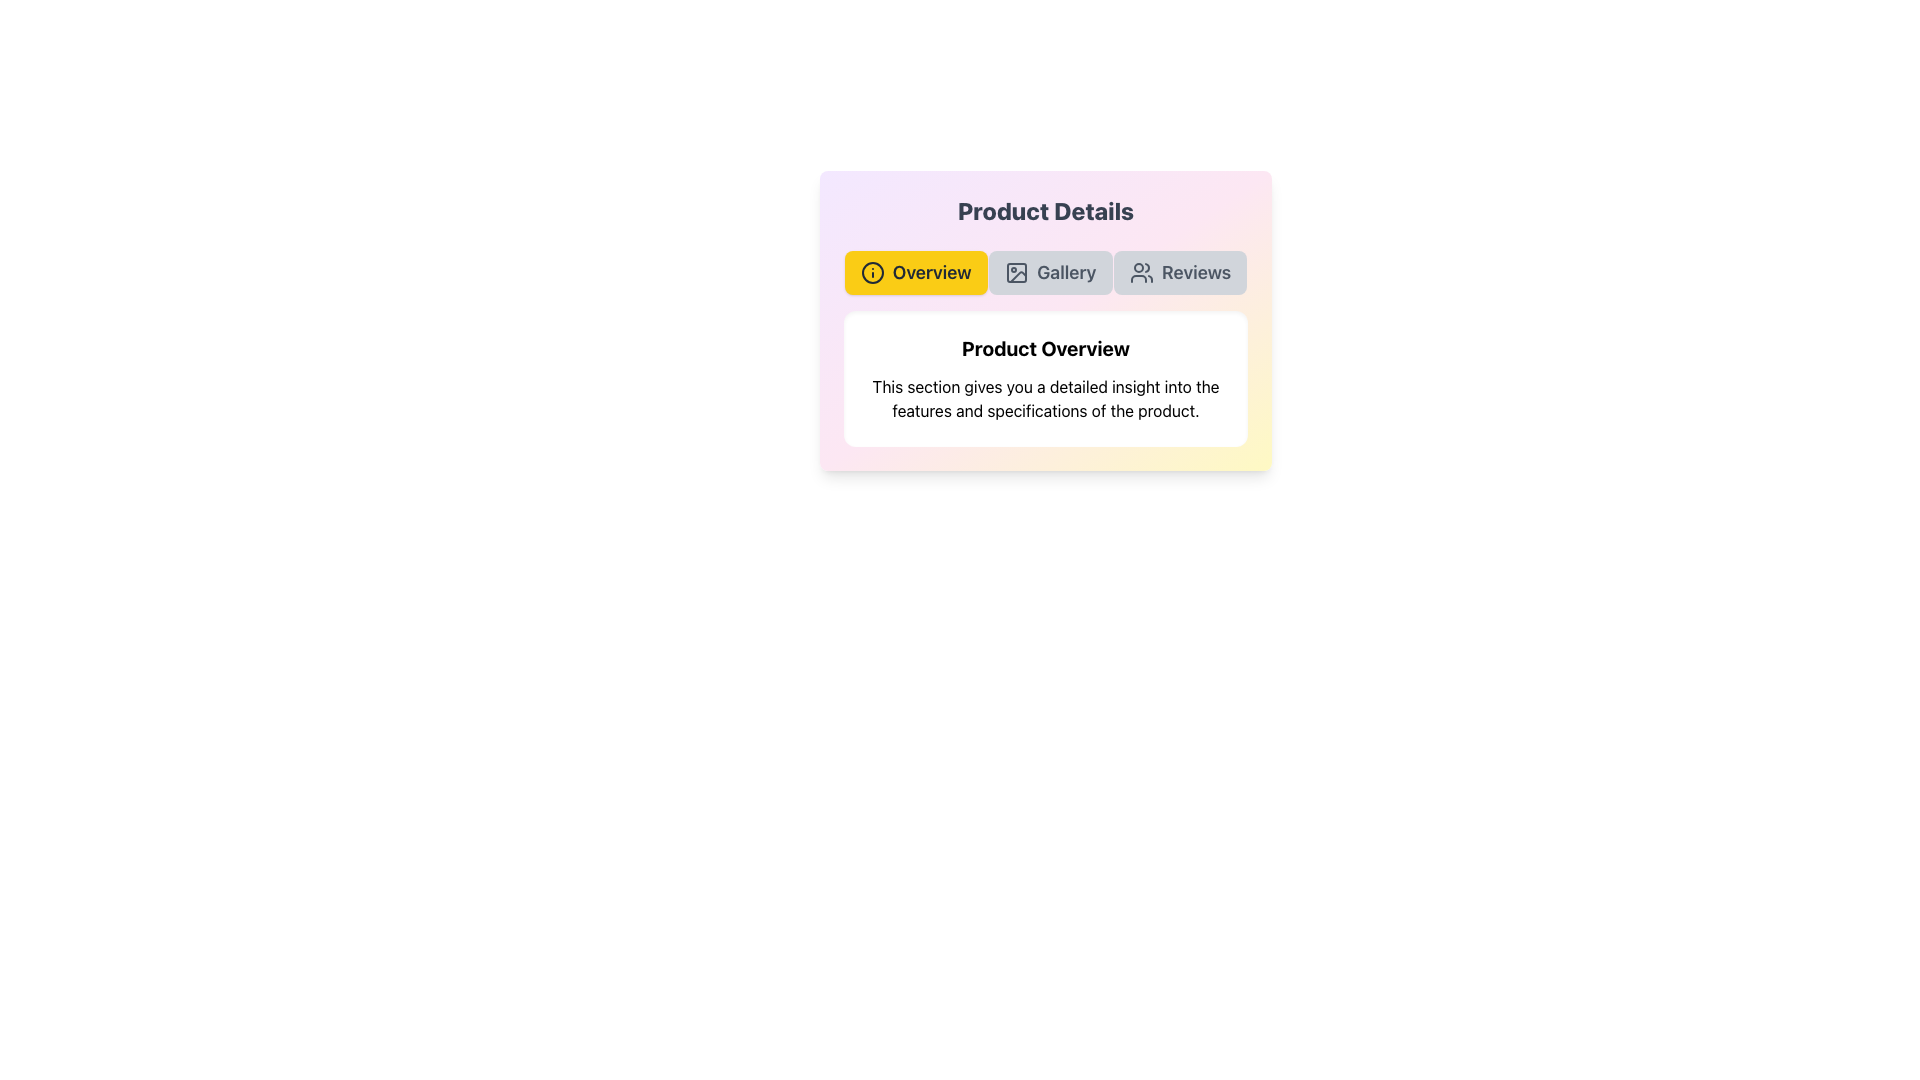  What do you see at coordinates (1045, 347) in the screenshot?
I see `bold and enlarged text header labeled 'Product Overview' located centrally above the product description in the 'Product Details' section` at bounding box center [1045, 347].